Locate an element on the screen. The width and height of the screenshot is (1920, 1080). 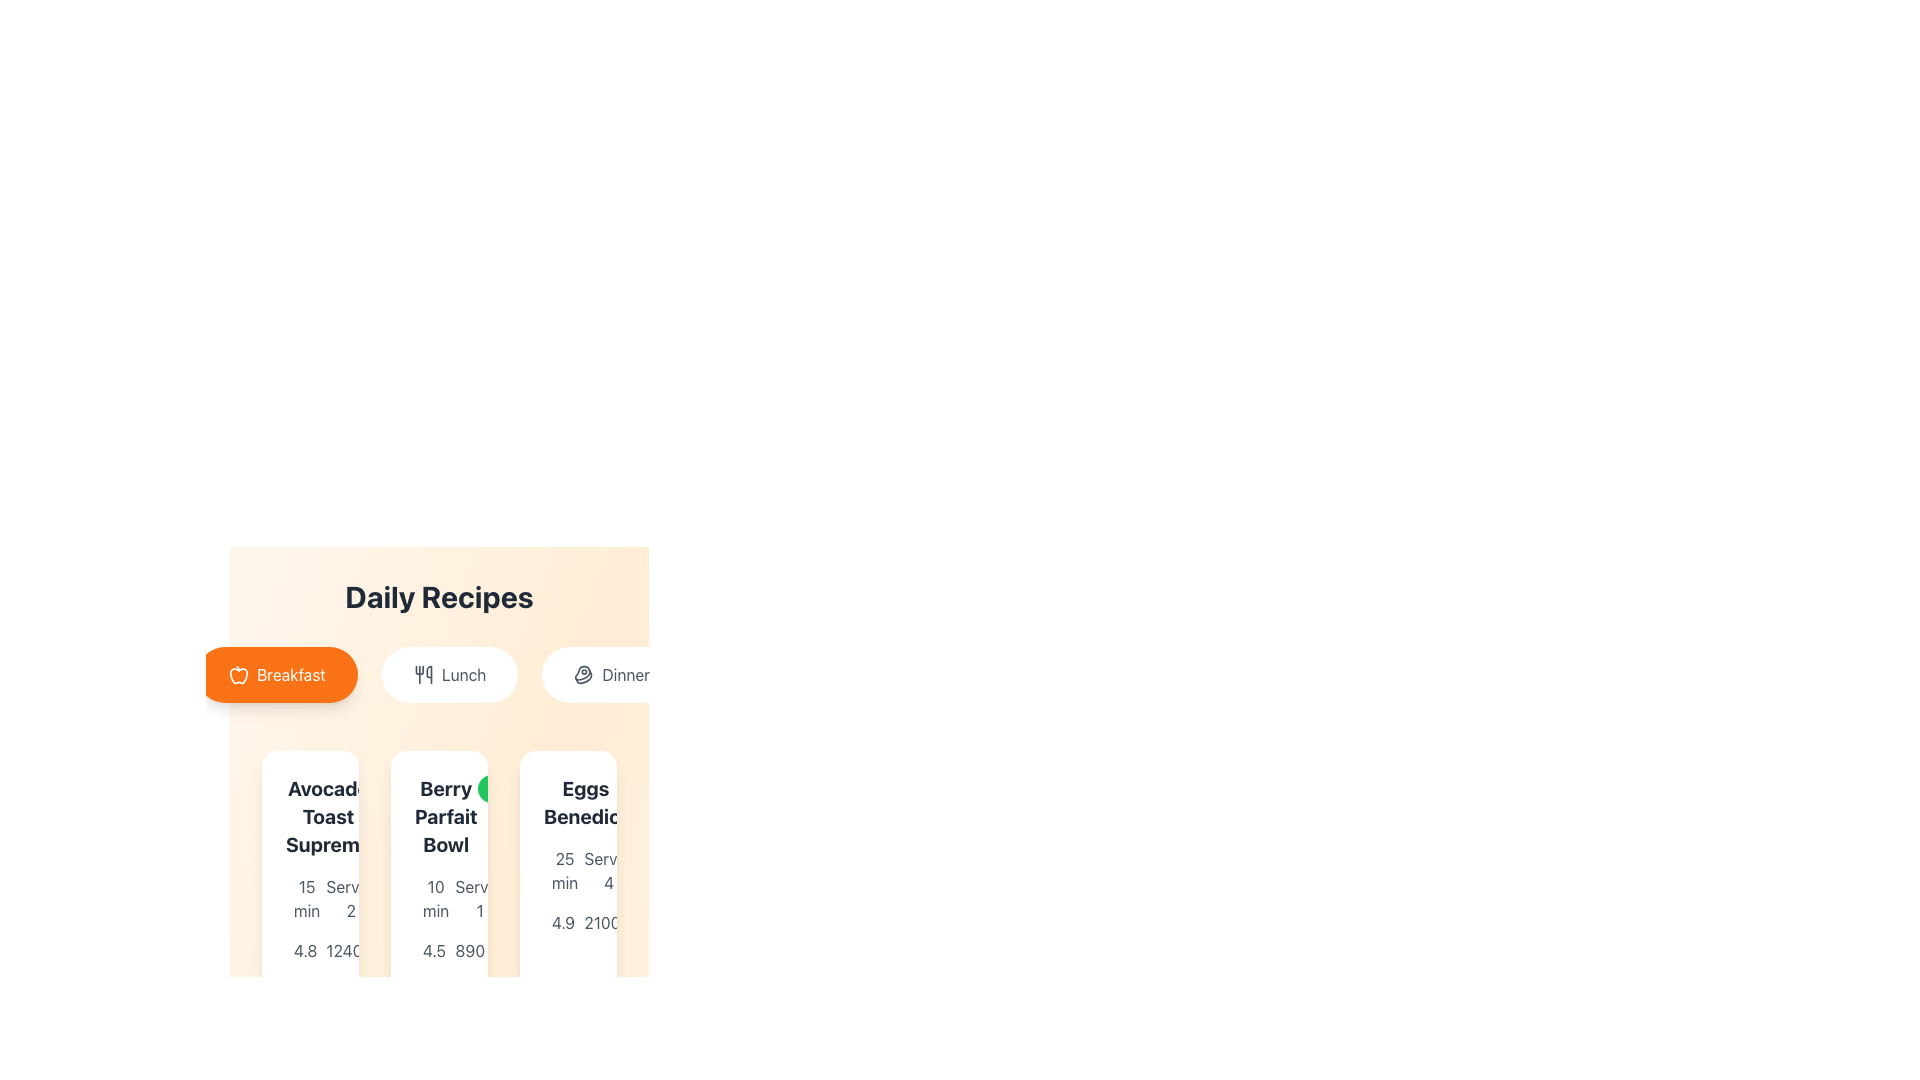
the text 'Serves 4' styled in gray, which is adjacent to a vibrant orange user icon, located in the lower portion of the 'Eggs Benedict' card is located at coordinates (583, 870).